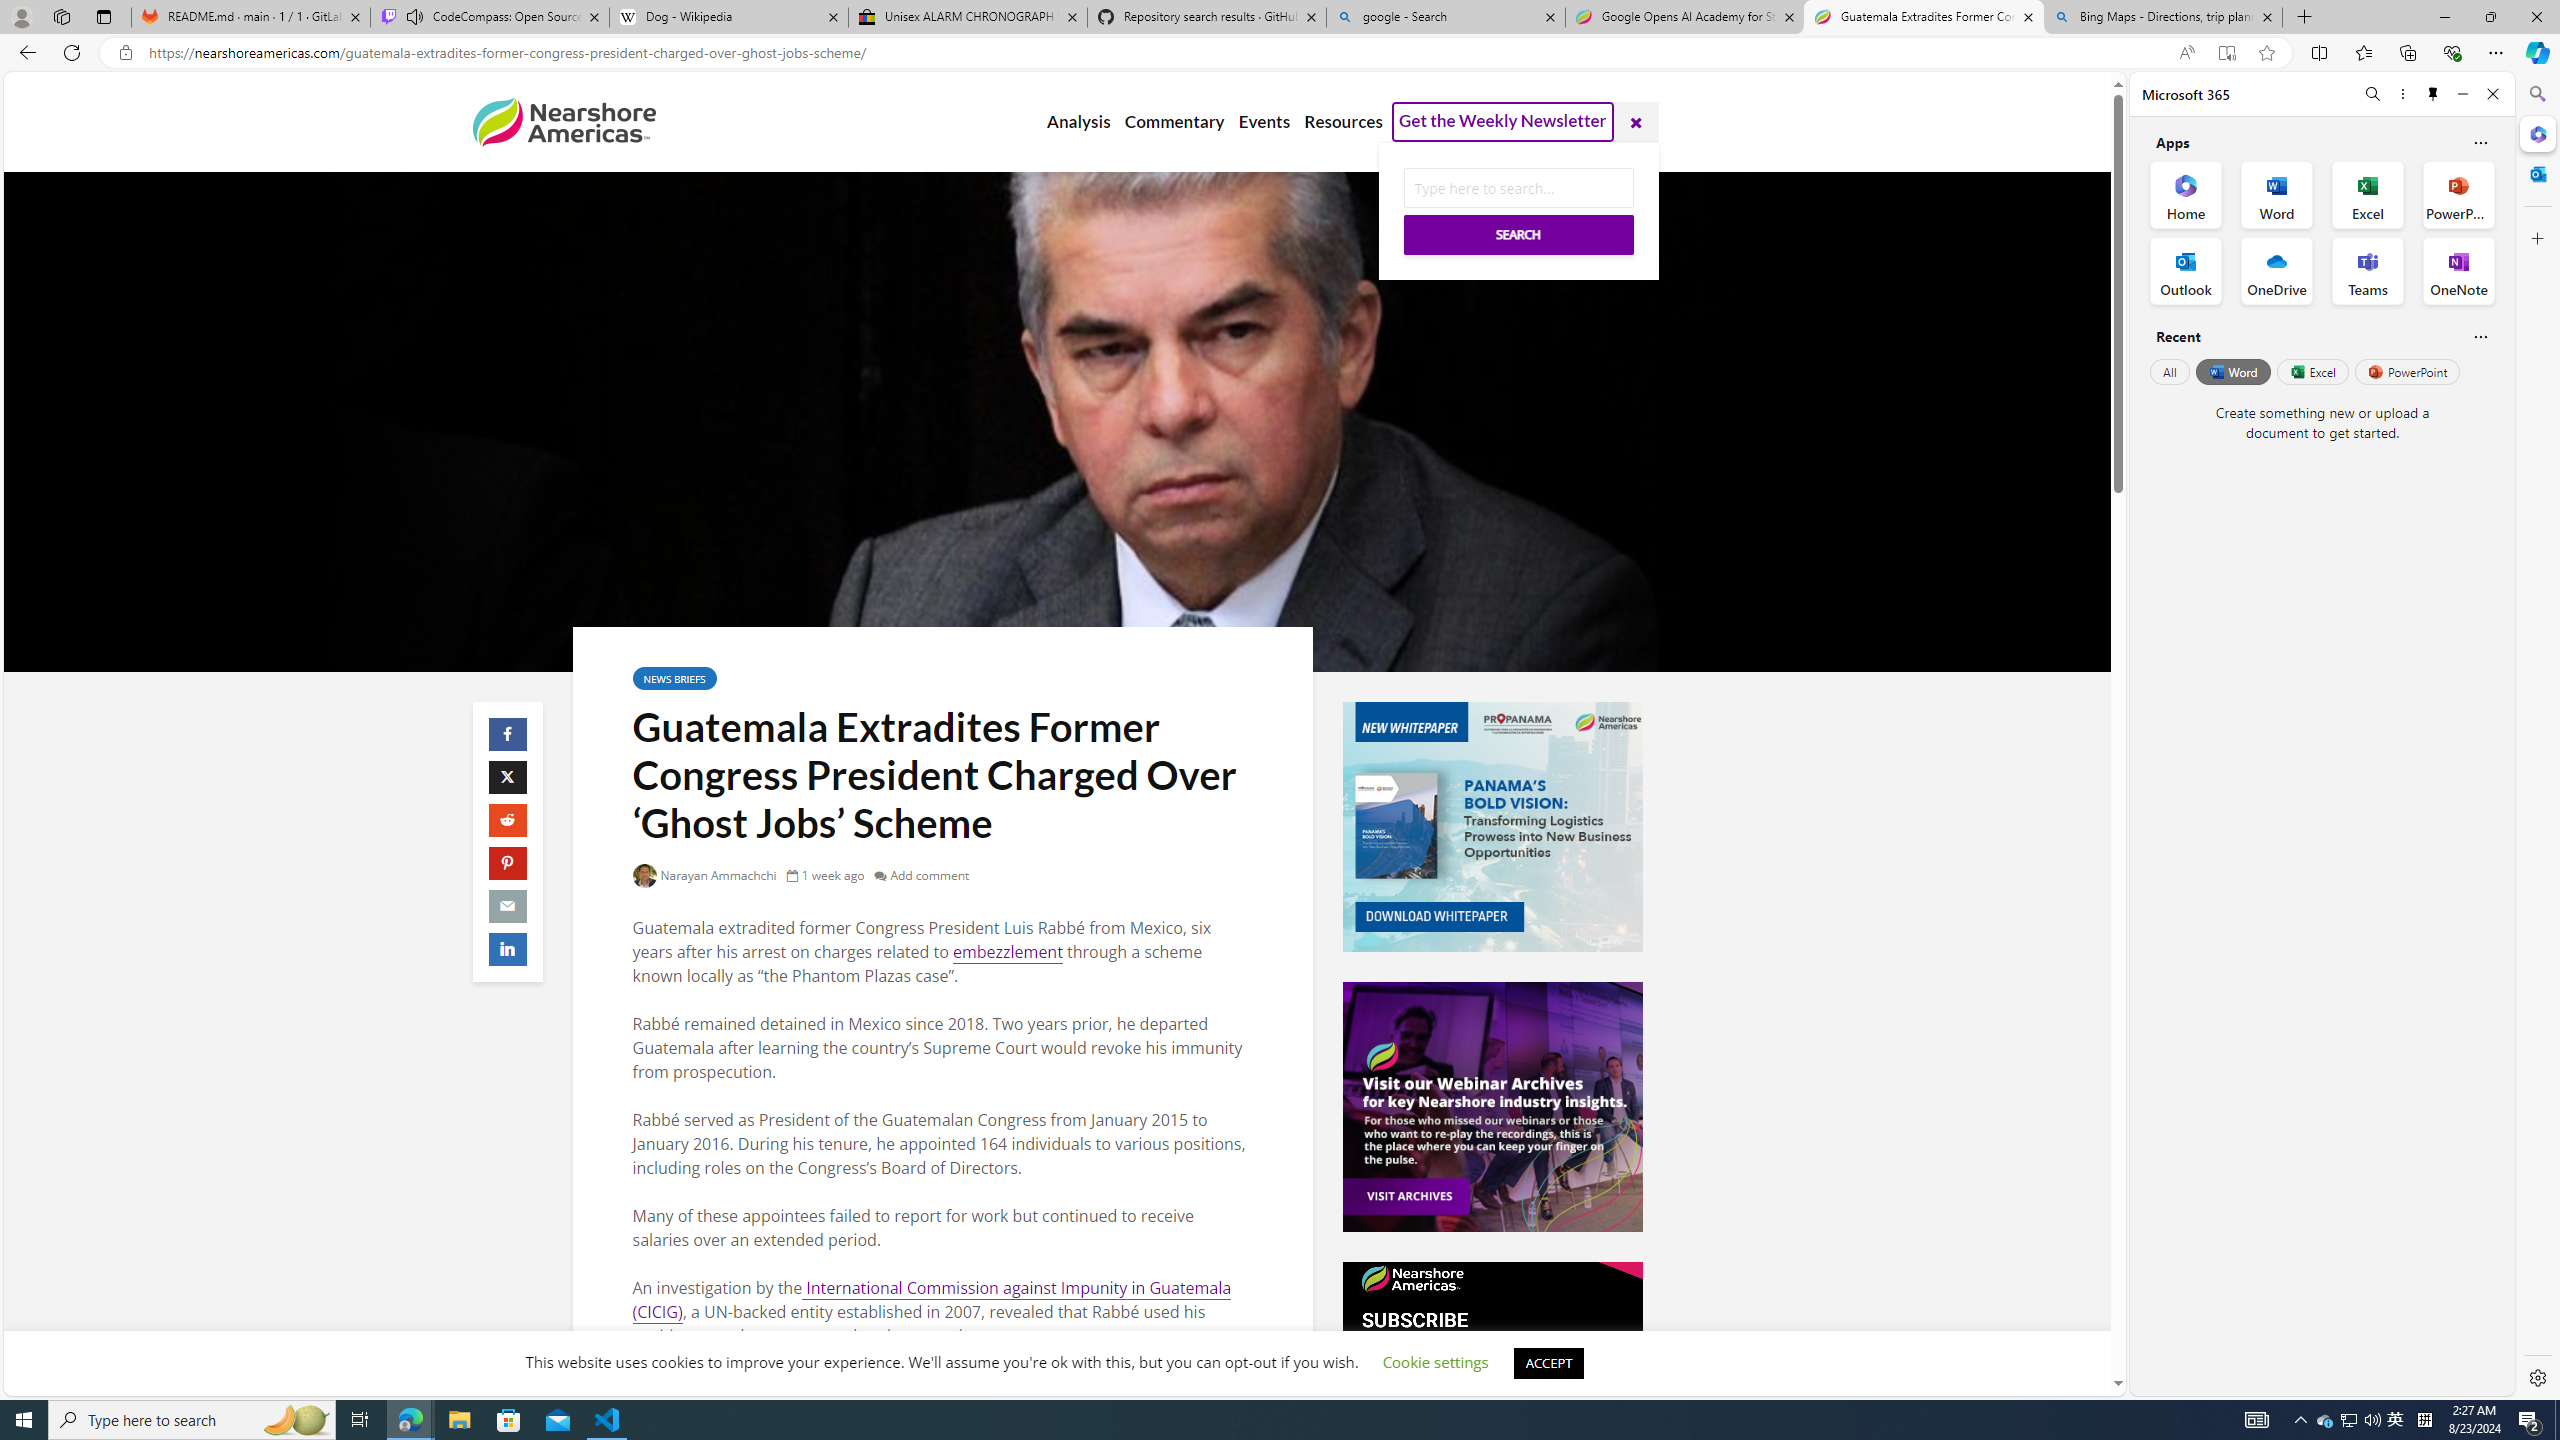  What do you see at coordinates (2185, 271) in the screenshot?
I see `'Outlook Office App'` at bounding box center [2185, 271].